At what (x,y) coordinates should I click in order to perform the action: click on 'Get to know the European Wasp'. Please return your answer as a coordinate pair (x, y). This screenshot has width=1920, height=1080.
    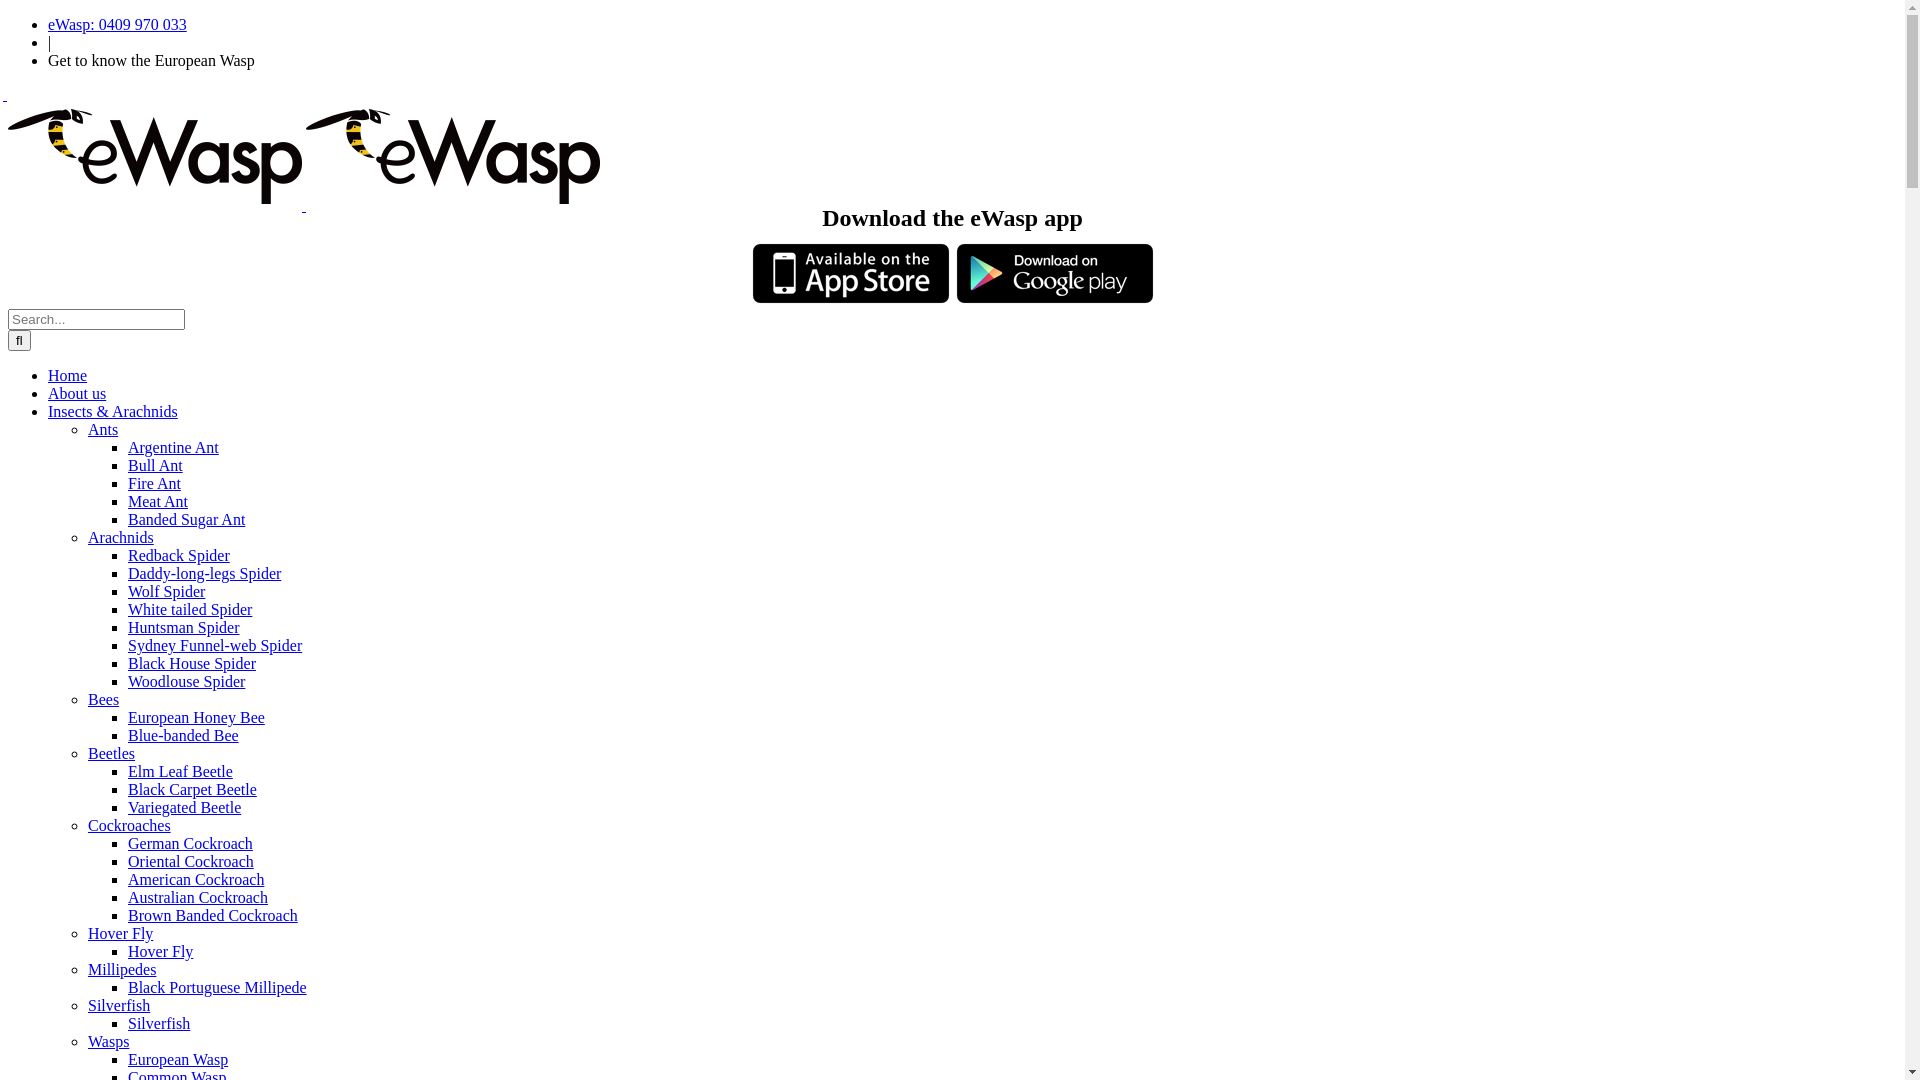
    Looking at the image, I should click on (150, 59).